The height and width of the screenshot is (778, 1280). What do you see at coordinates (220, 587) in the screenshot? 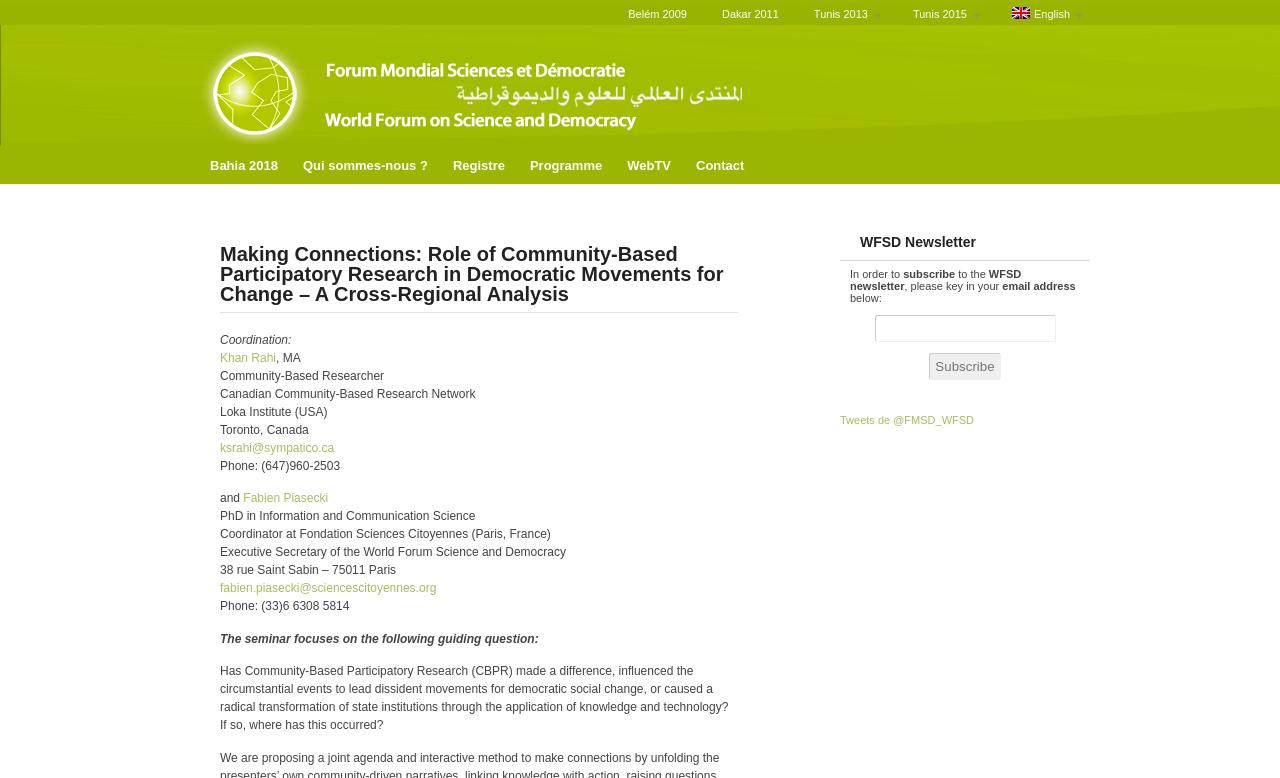
I see `'fabien.piasecki@sciencescitoyennes.org'` at bounding box center [220, 587].